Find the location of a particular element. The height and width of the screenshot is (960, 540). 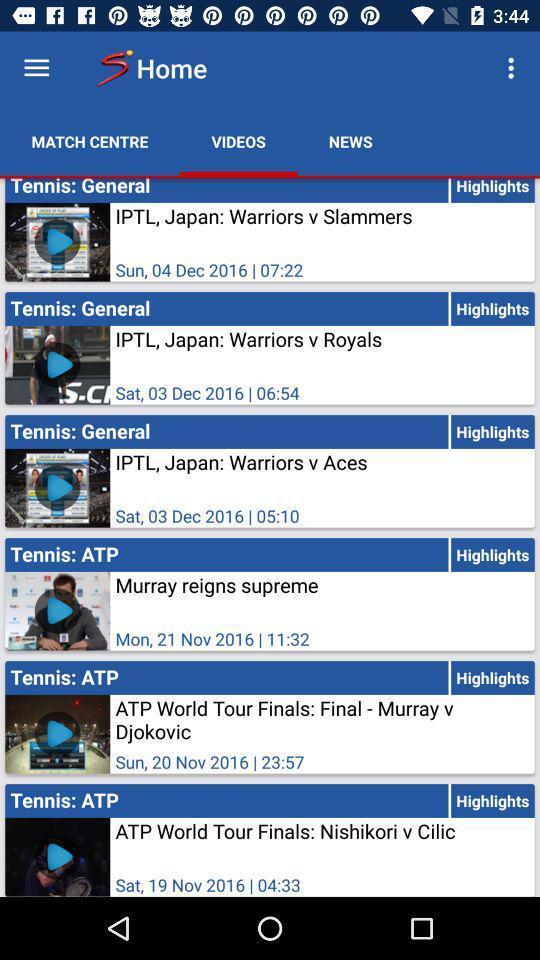

the icon above tennis: general icon is located at coordinates (349, 140).